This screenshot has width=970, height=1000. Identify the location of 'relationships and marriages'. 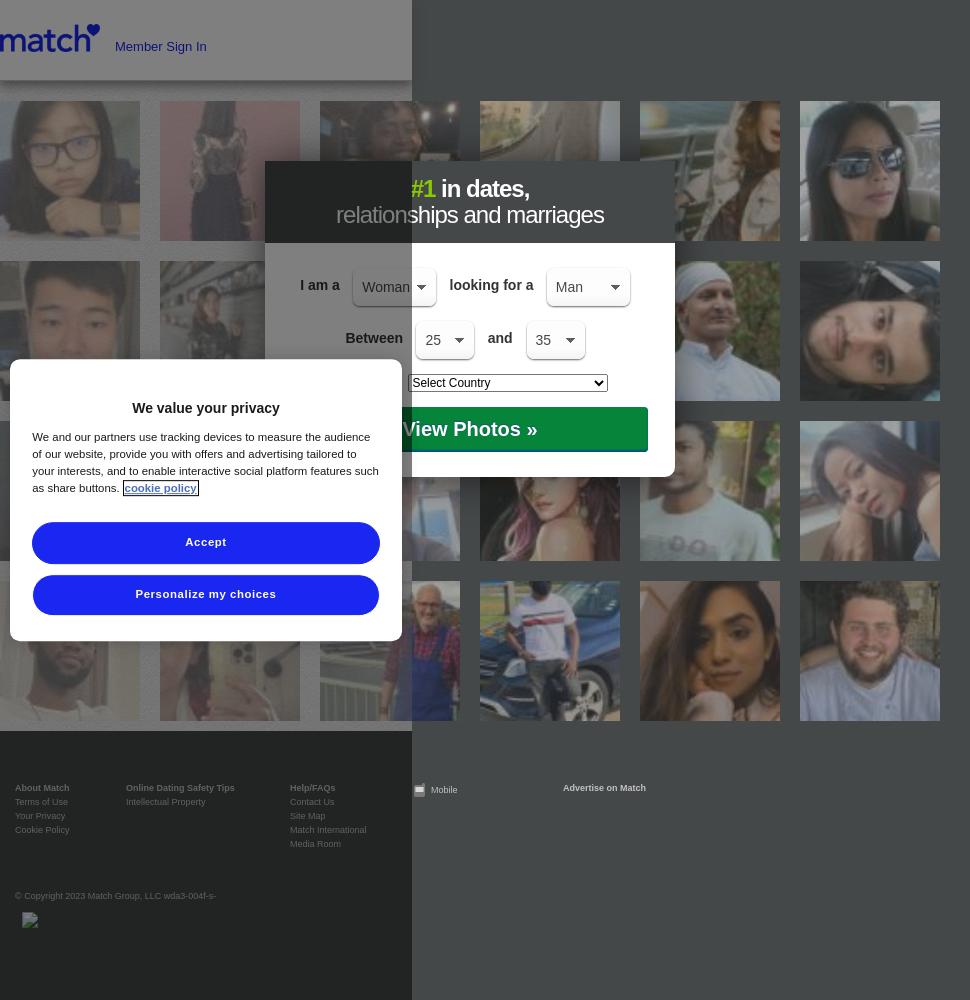
(336, 213).